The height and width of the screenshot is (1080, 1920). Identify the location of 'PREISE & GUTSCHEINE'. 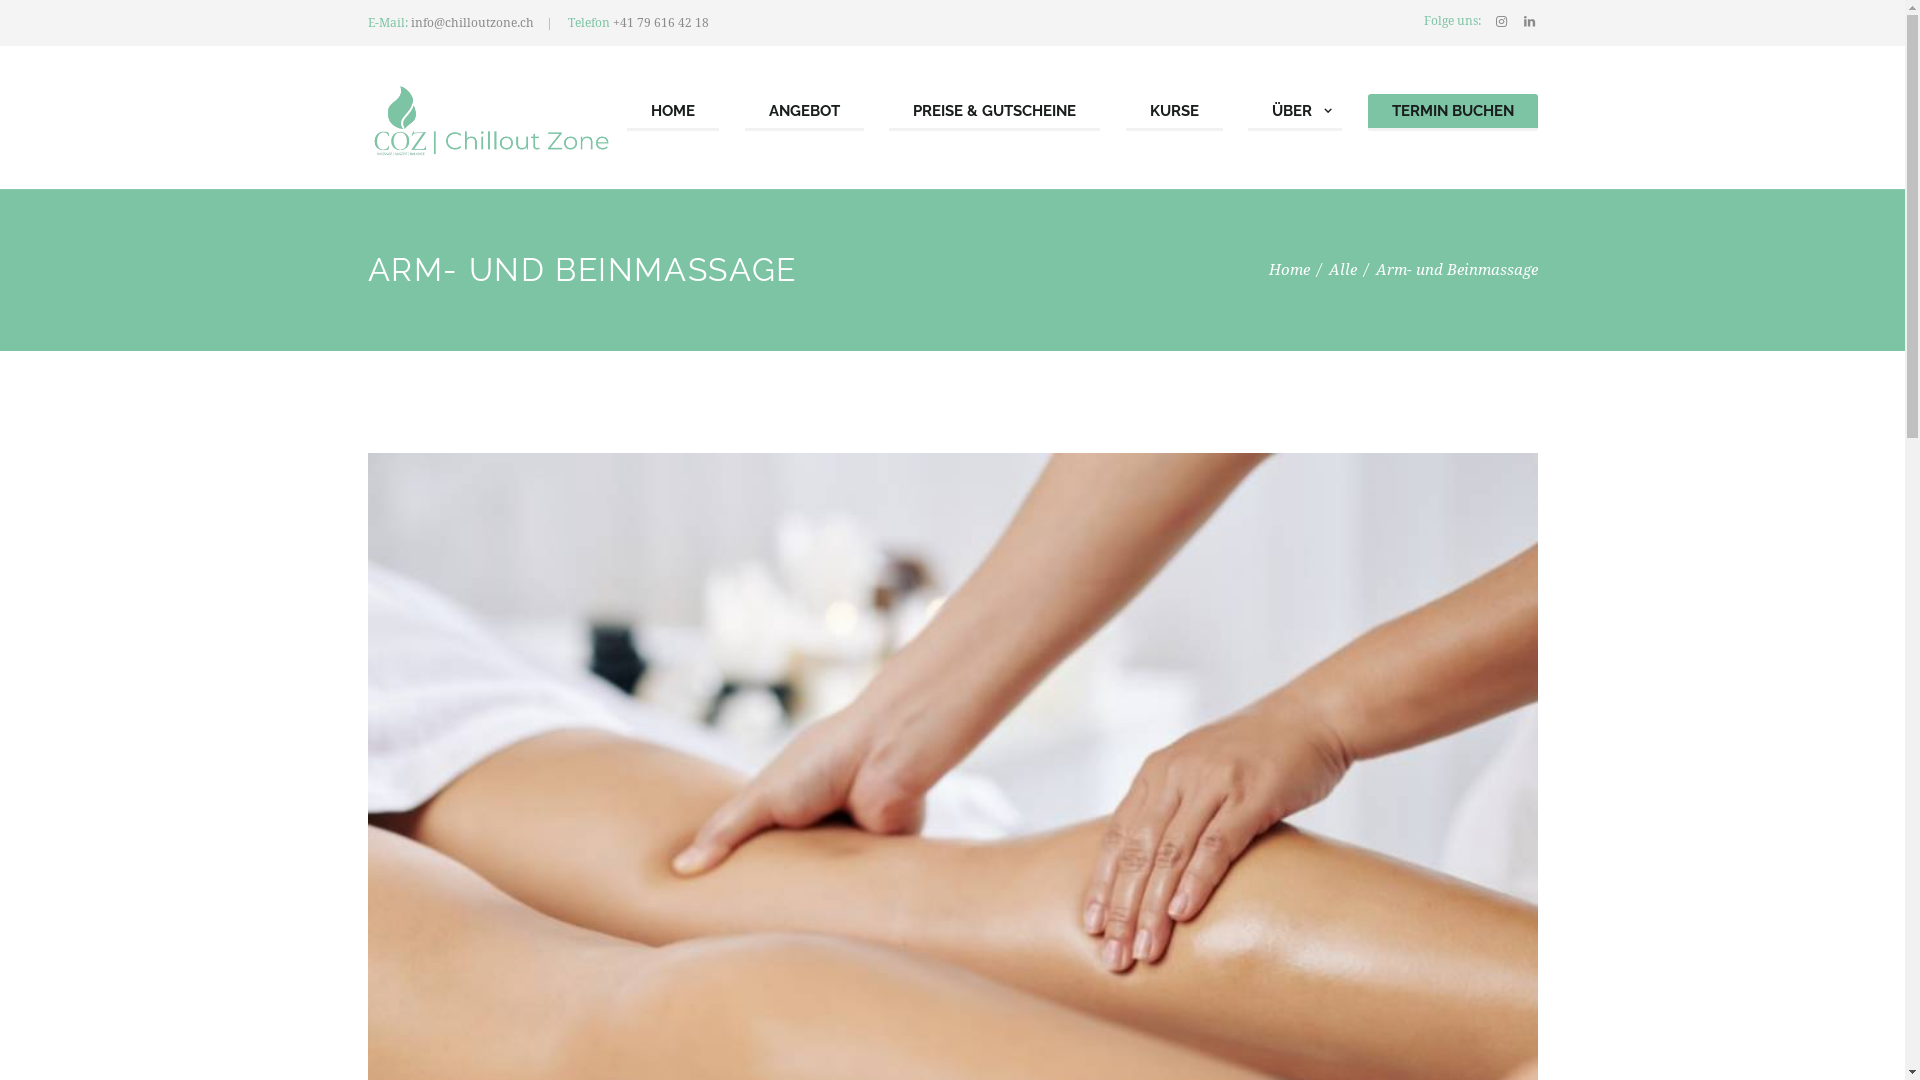
(994, 112).